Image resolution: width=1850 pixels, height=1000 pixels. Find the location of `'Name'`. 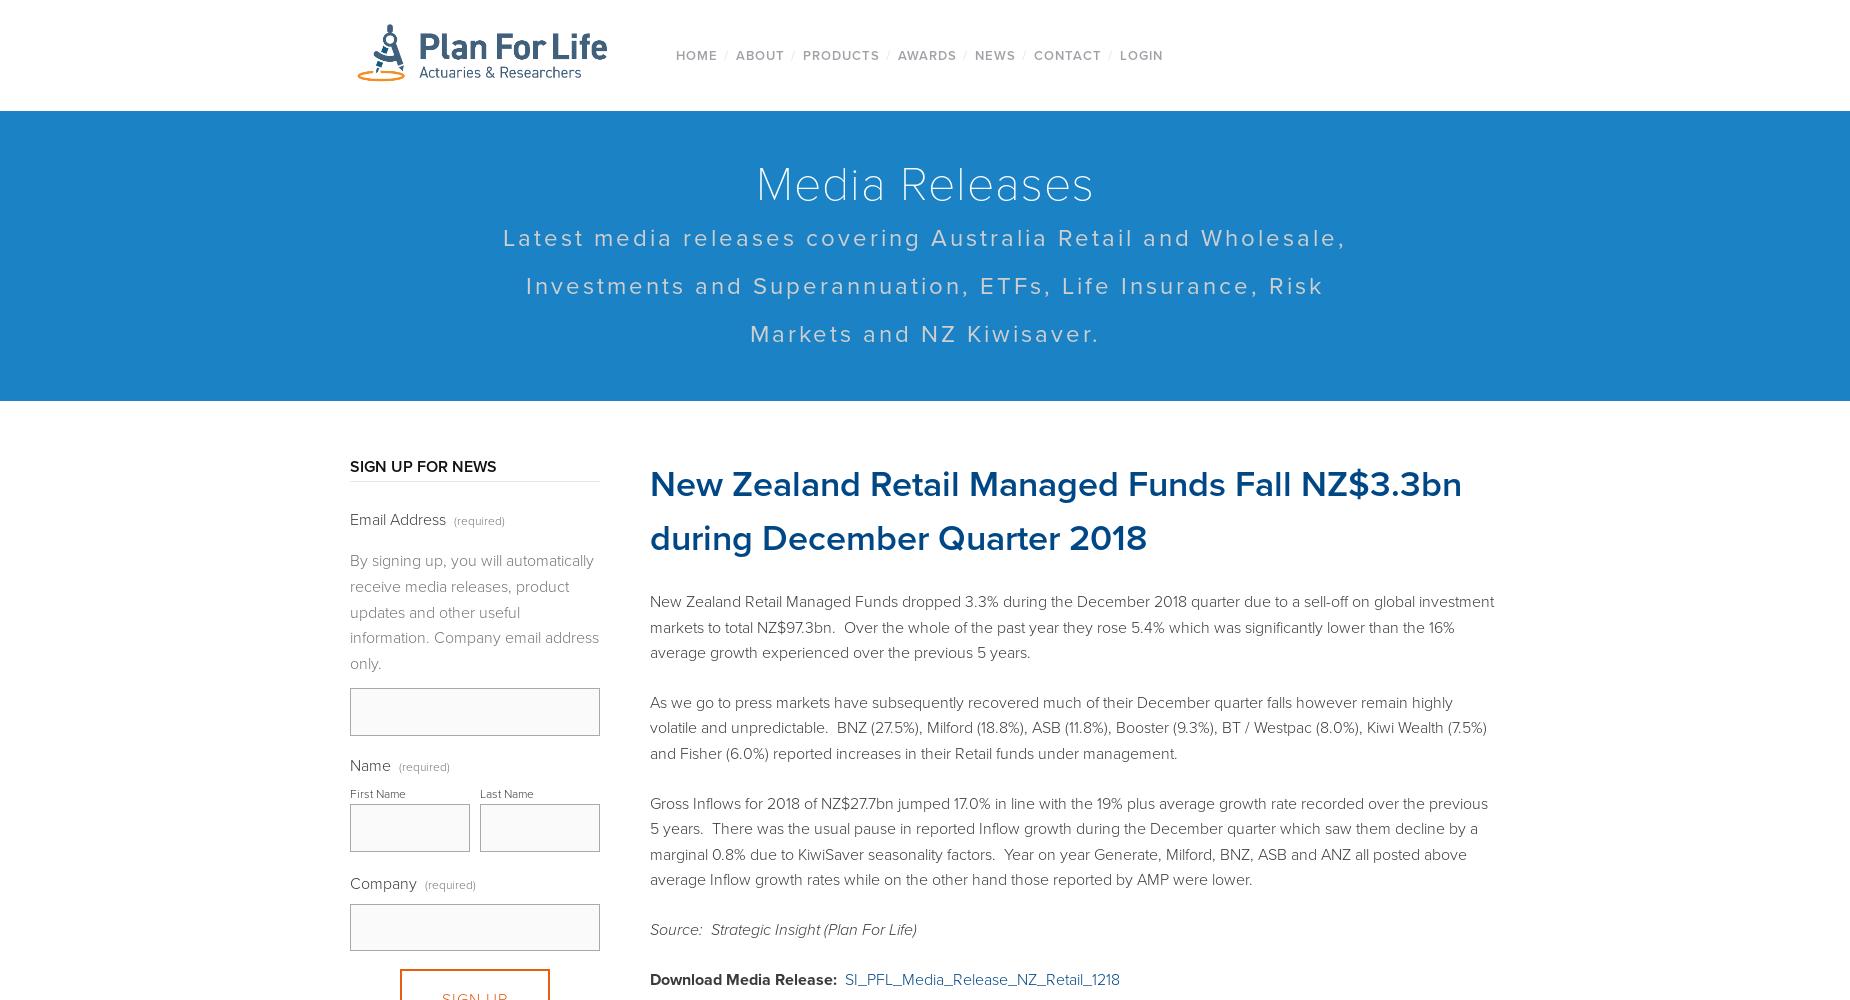

'Name' is located at coordinates (369, 765).